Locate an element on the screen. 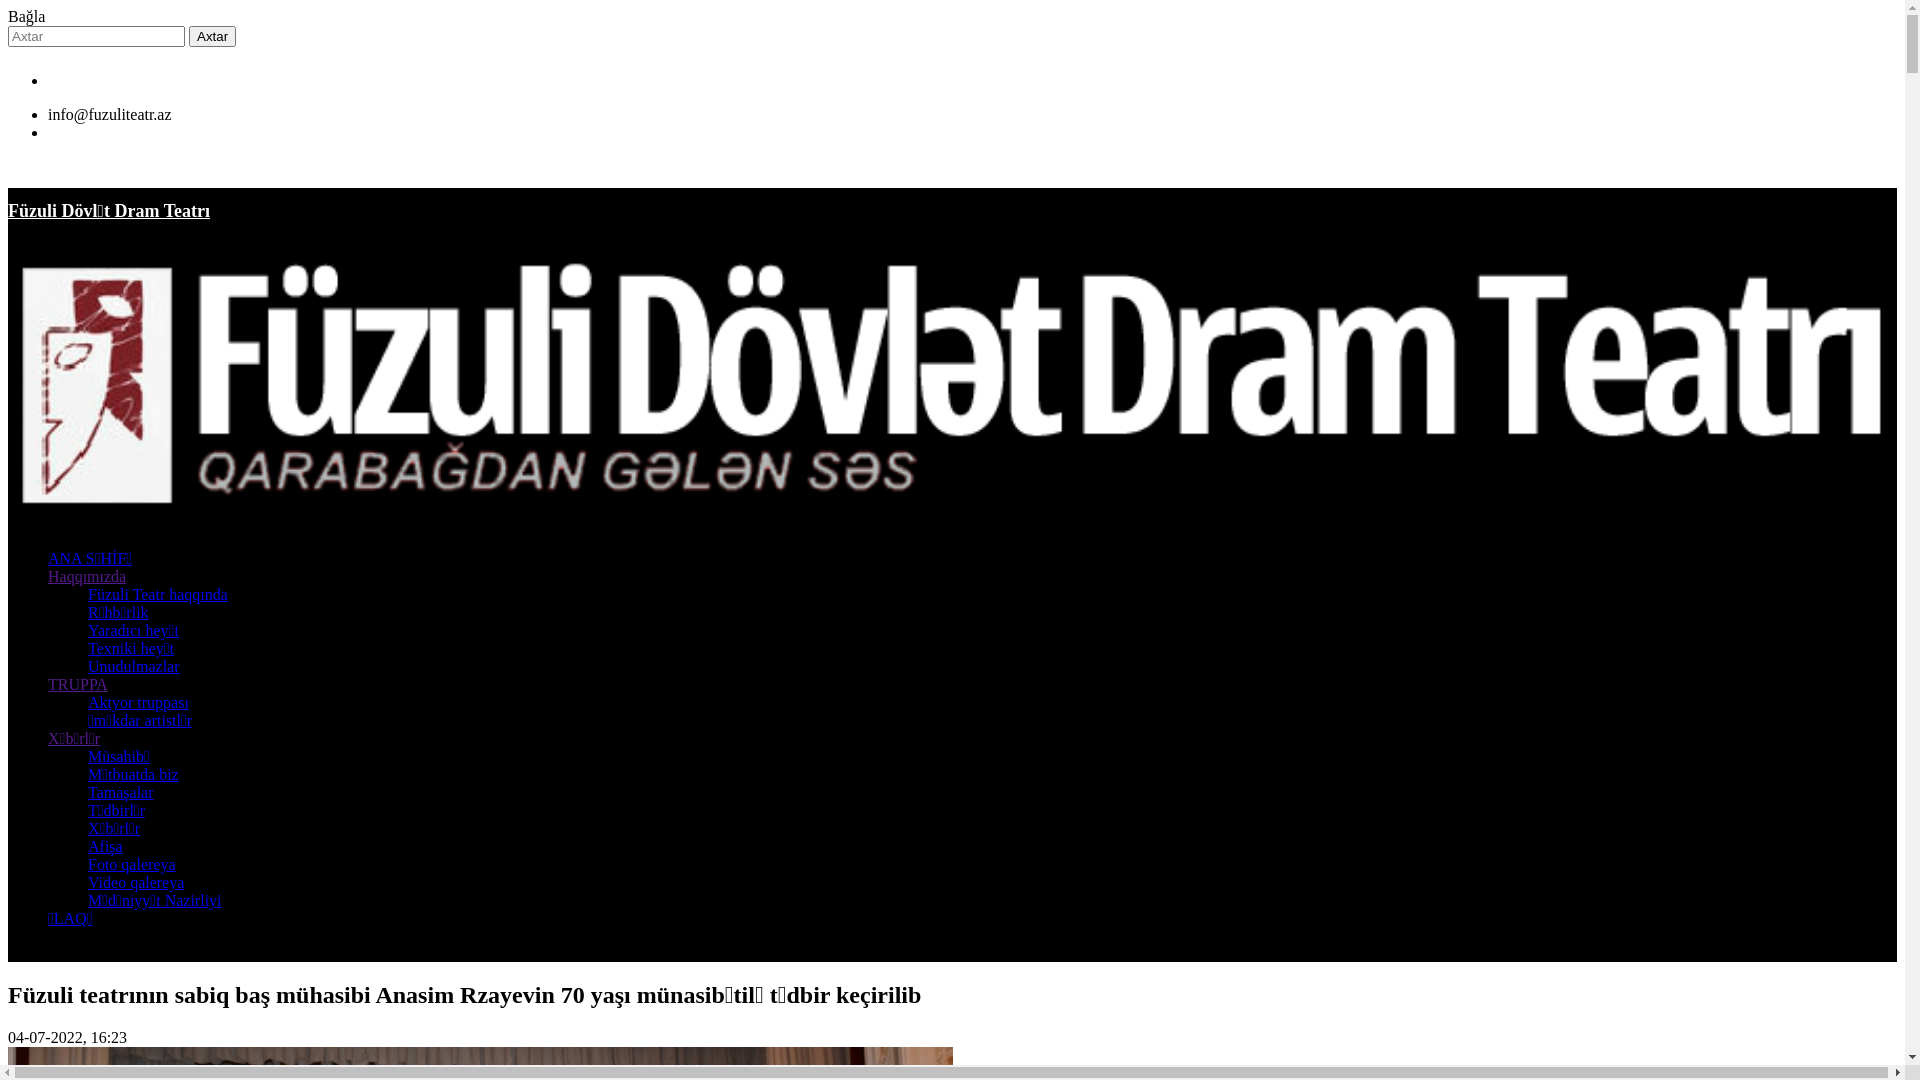 Image resolution: width=1920 pixels, height=1080 pixels. 'Video qalereya' is located at coordinates (134, 881).